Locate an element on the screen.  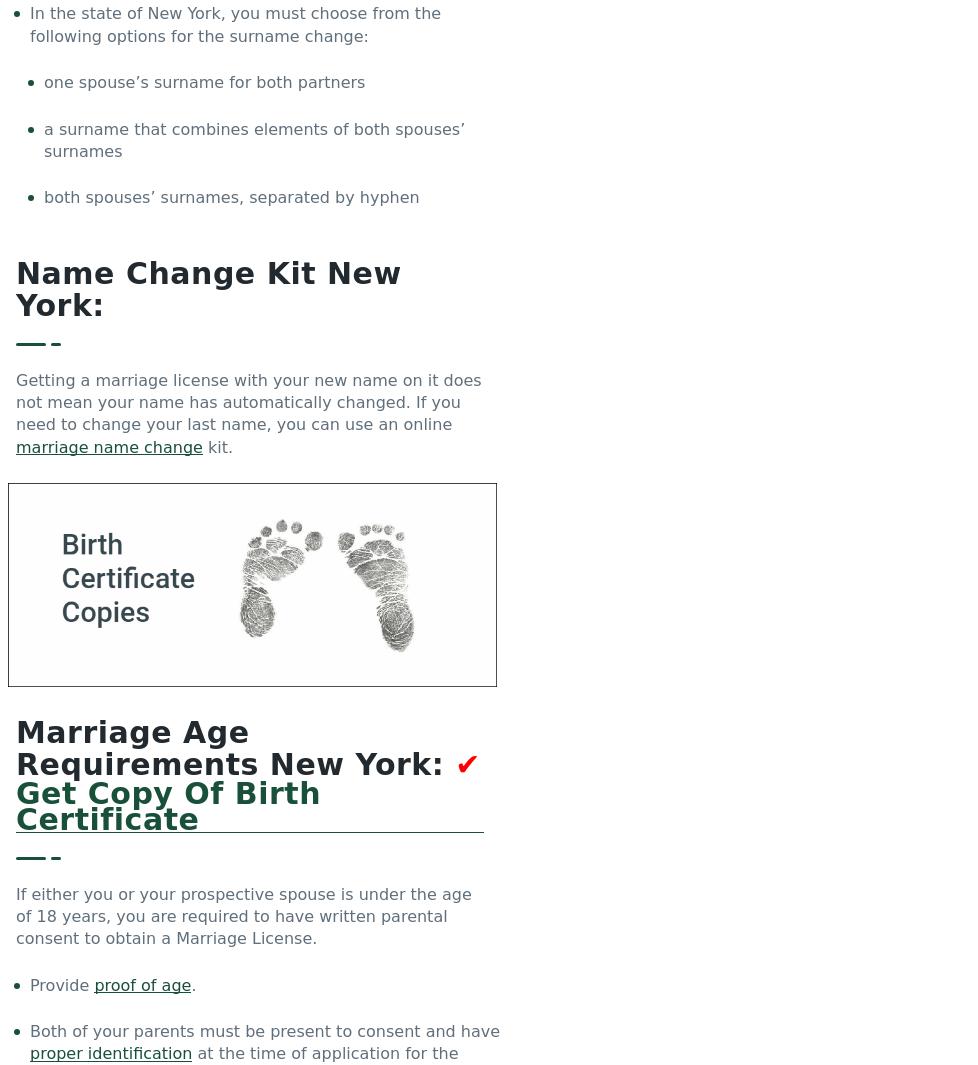
'If either you or your prospective spouse is under the age of 18 years, you are required to have written parental consent to obtain a Marriage License.' is located at coordinates (243, 916).